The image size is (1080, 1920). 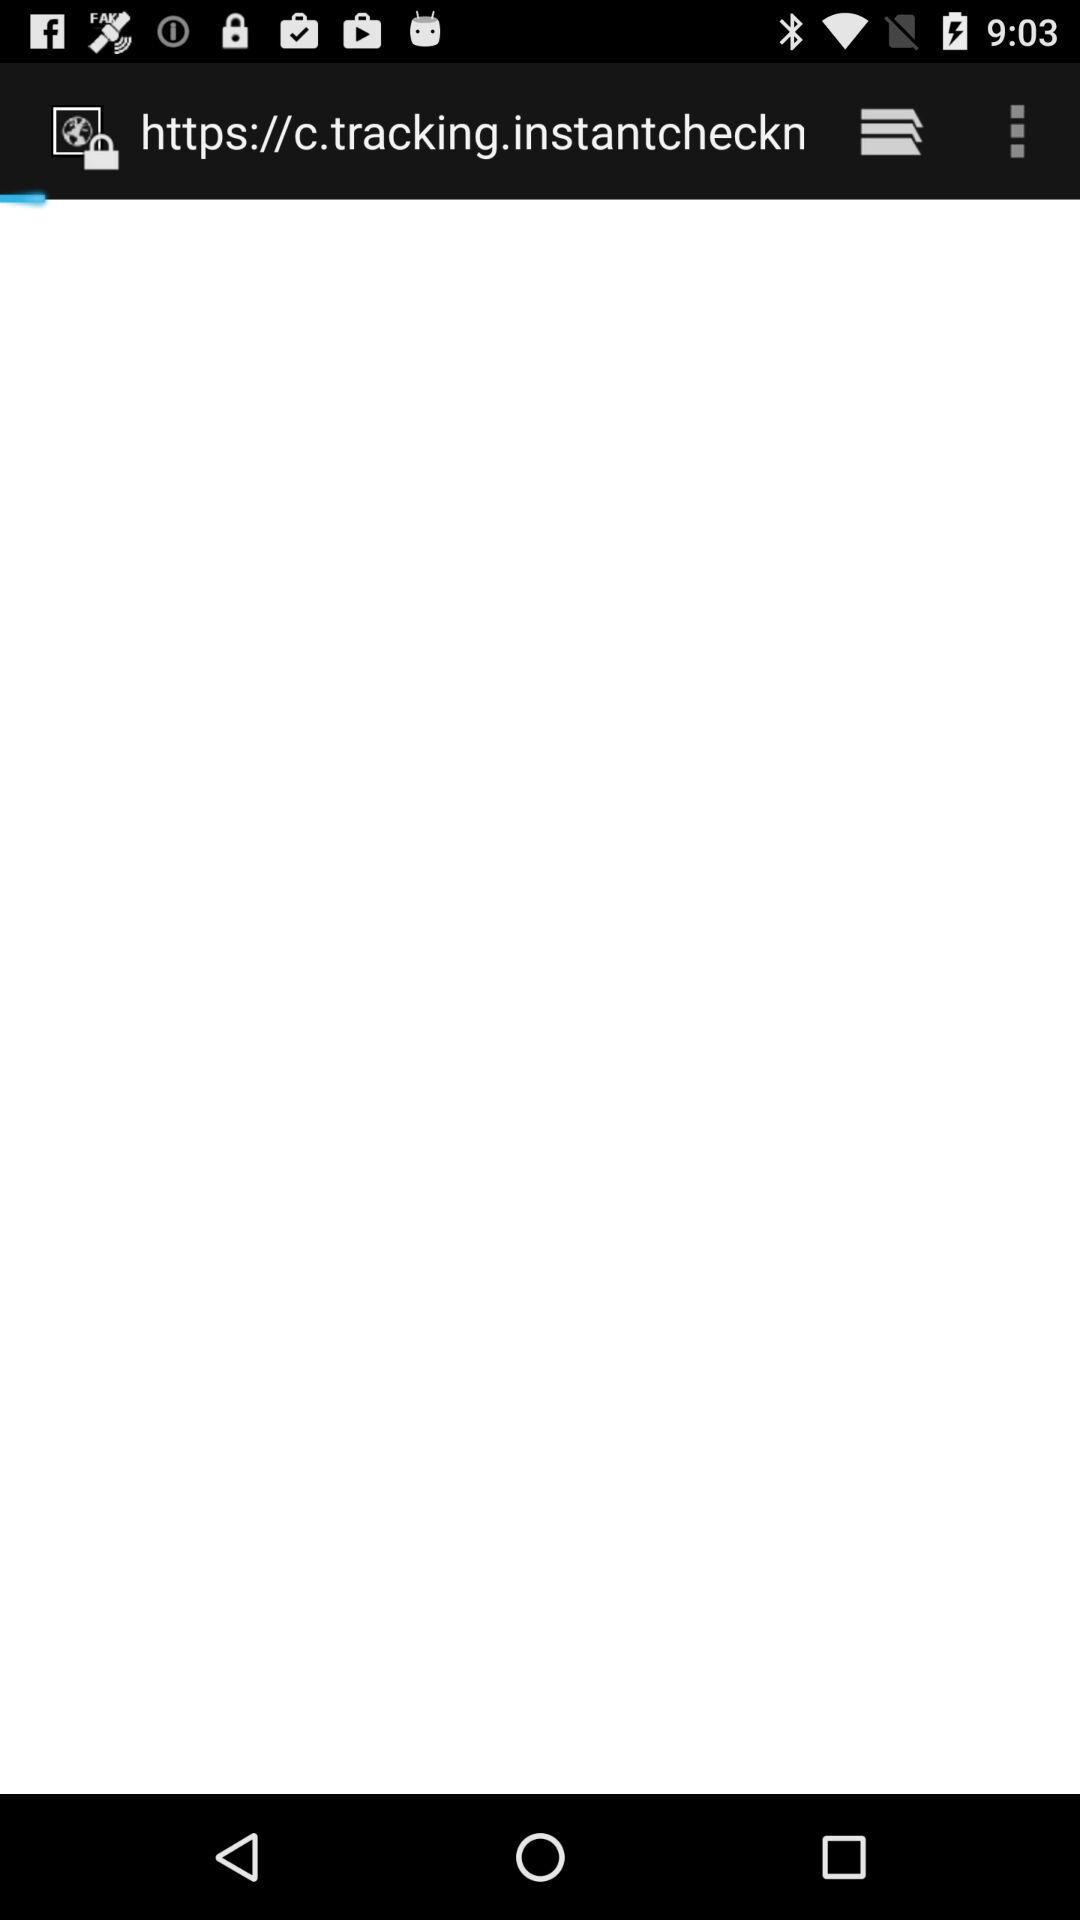 What do you see at coordinates (890, 130) in the screenshot?
I see `icon next to the https www phone` at bounding box center [890, 130].